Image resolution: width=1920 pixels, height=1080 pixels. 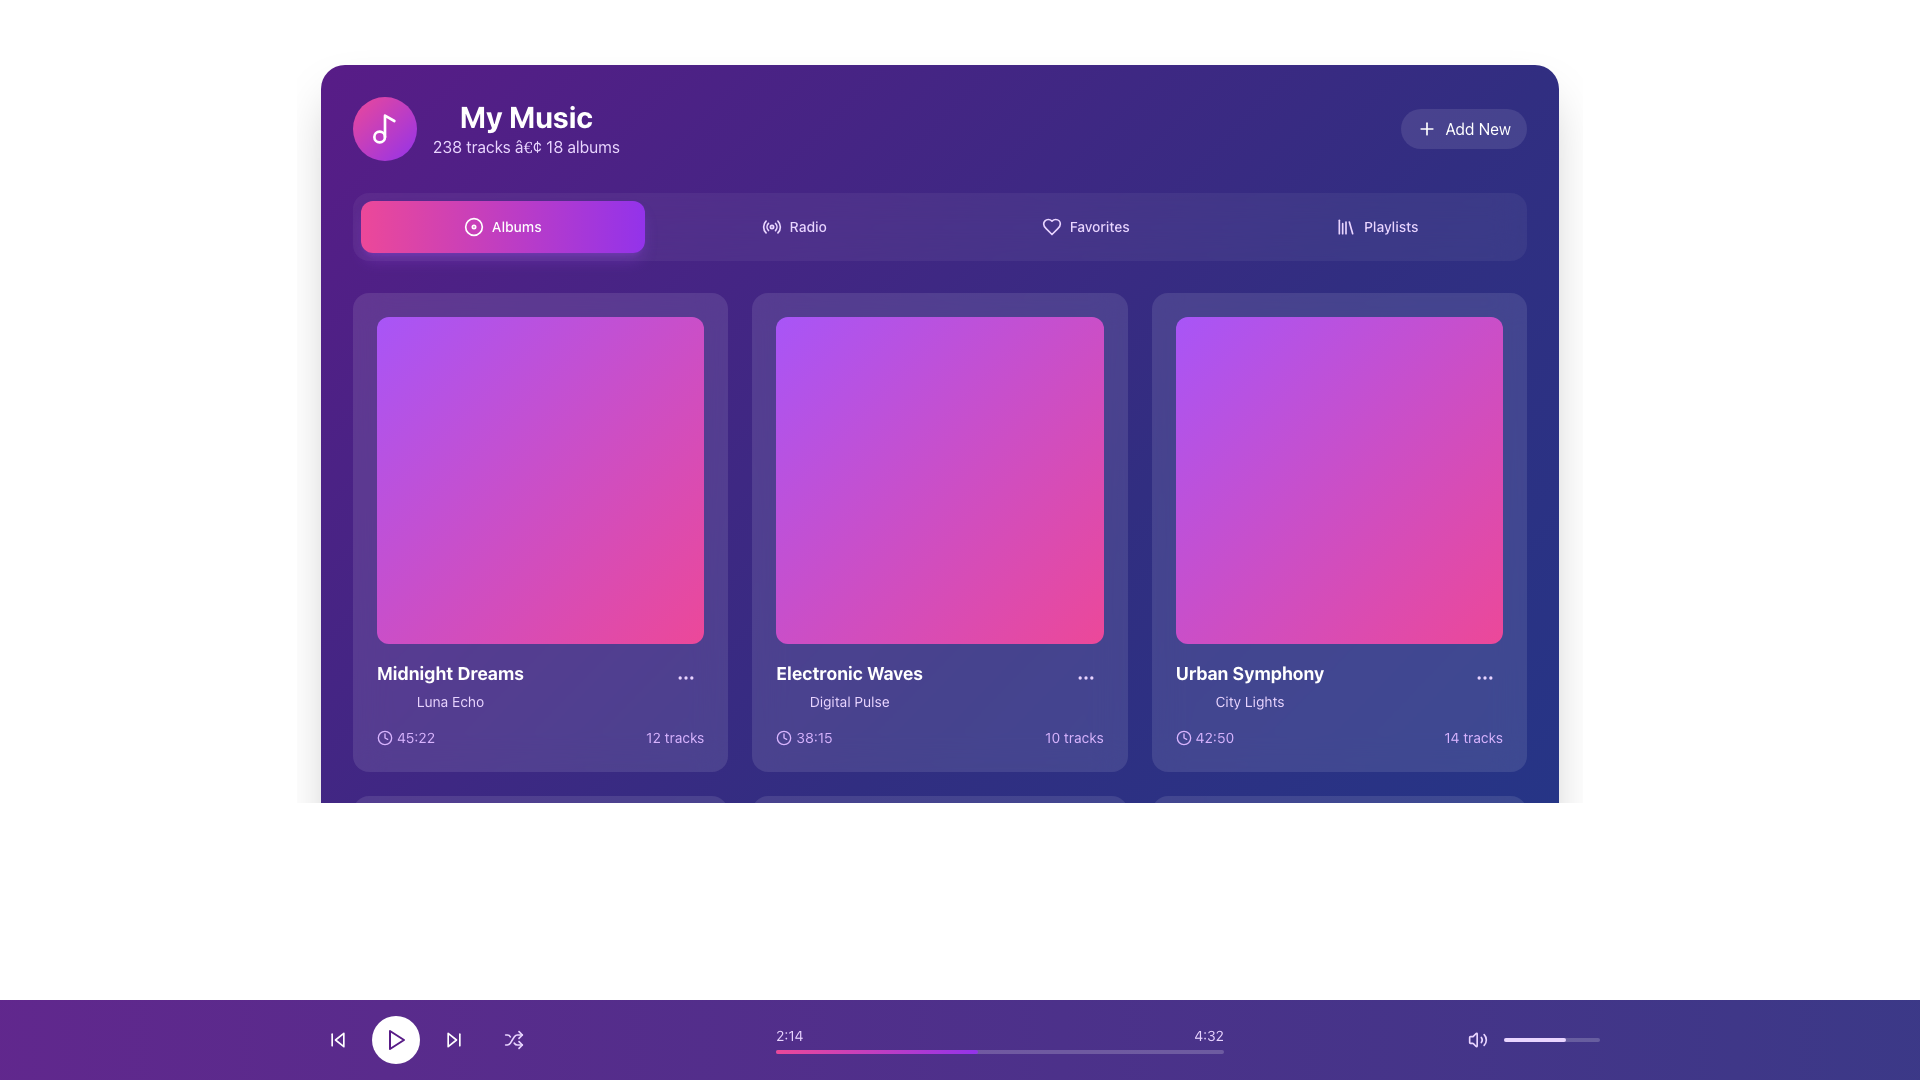 What do you see at coordinates (1544, 1039) in the screenshot?
I see `volume` at bounding box center [1544, 1039].